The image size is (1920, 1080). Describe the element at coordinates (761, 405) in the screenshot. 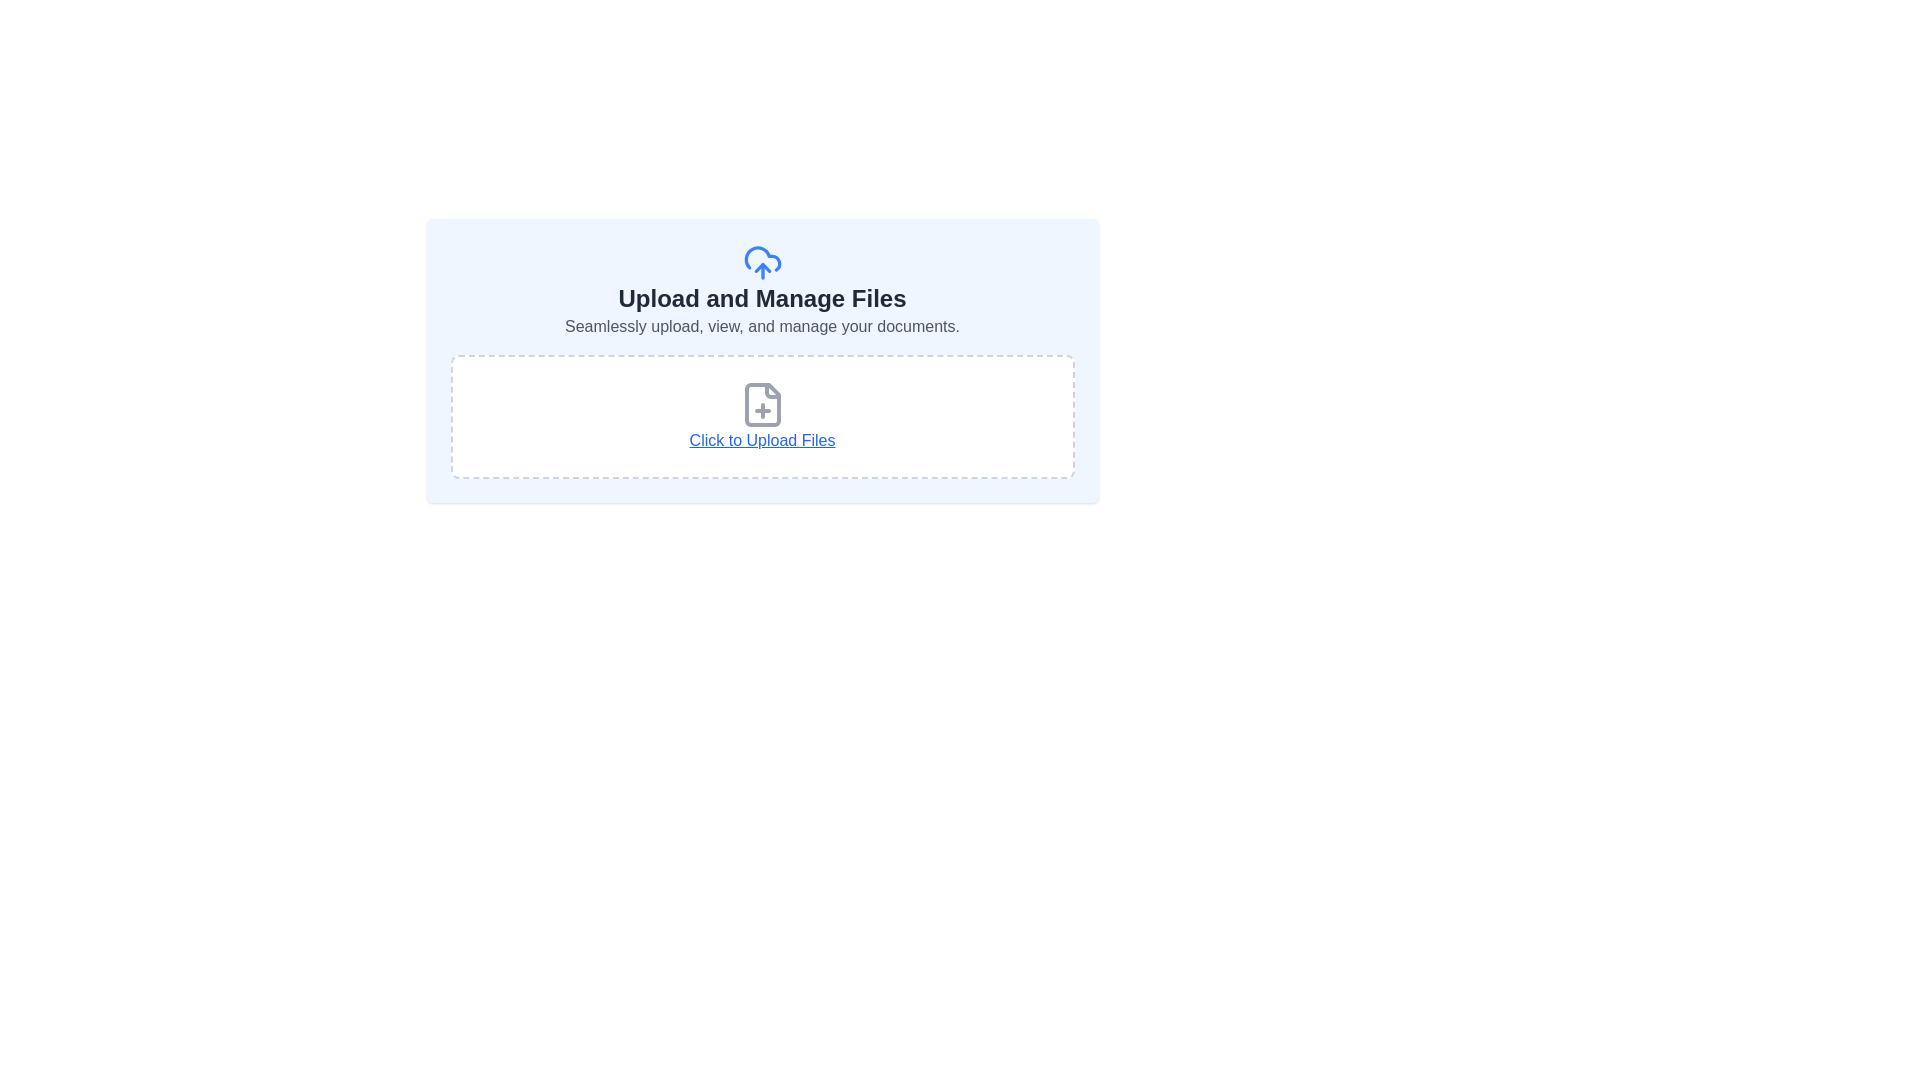

I see `the file upload icon, which is a graphical icon resembling a file with a plus symbol, located centrally within a dashed-border box under the text 'Click to Upload Files.'` at that location.